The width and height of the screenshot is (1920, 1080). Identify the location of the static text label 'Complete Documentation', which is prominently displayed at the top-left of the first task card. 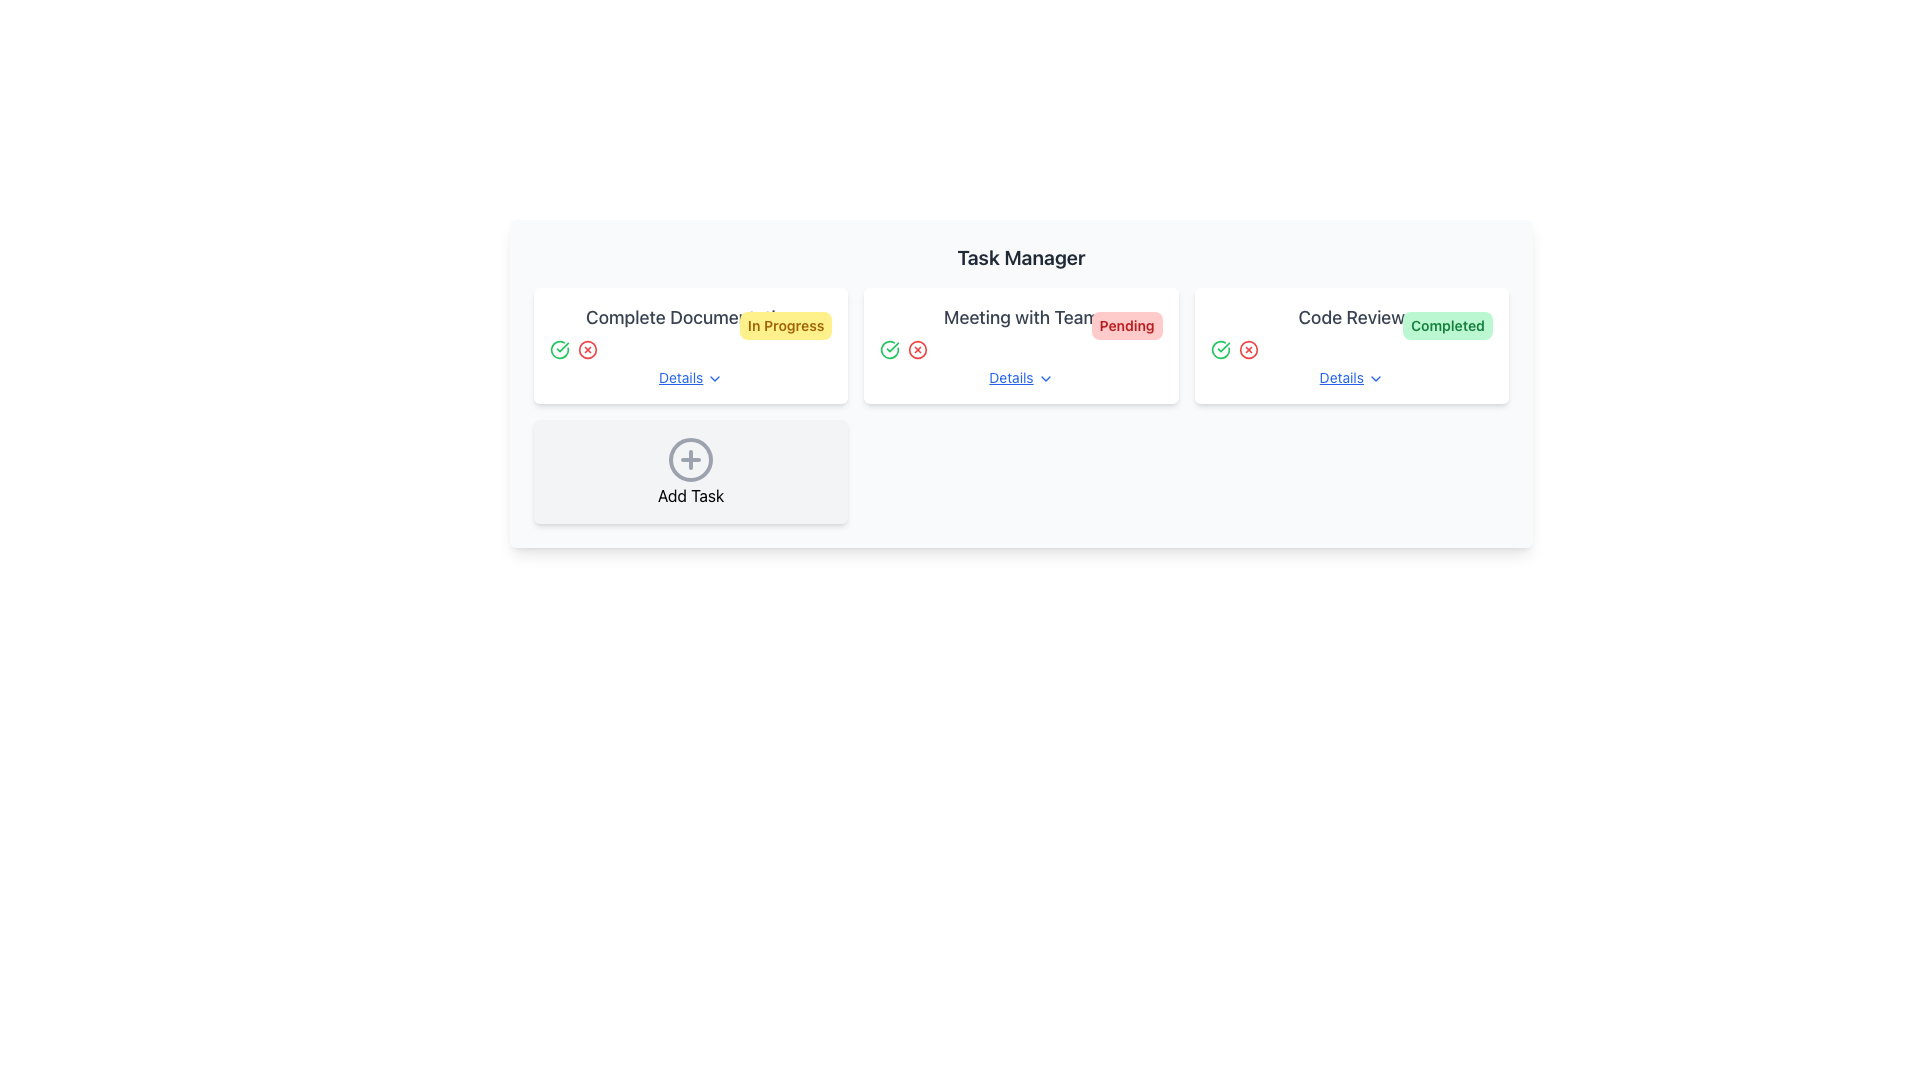
(691, 316).